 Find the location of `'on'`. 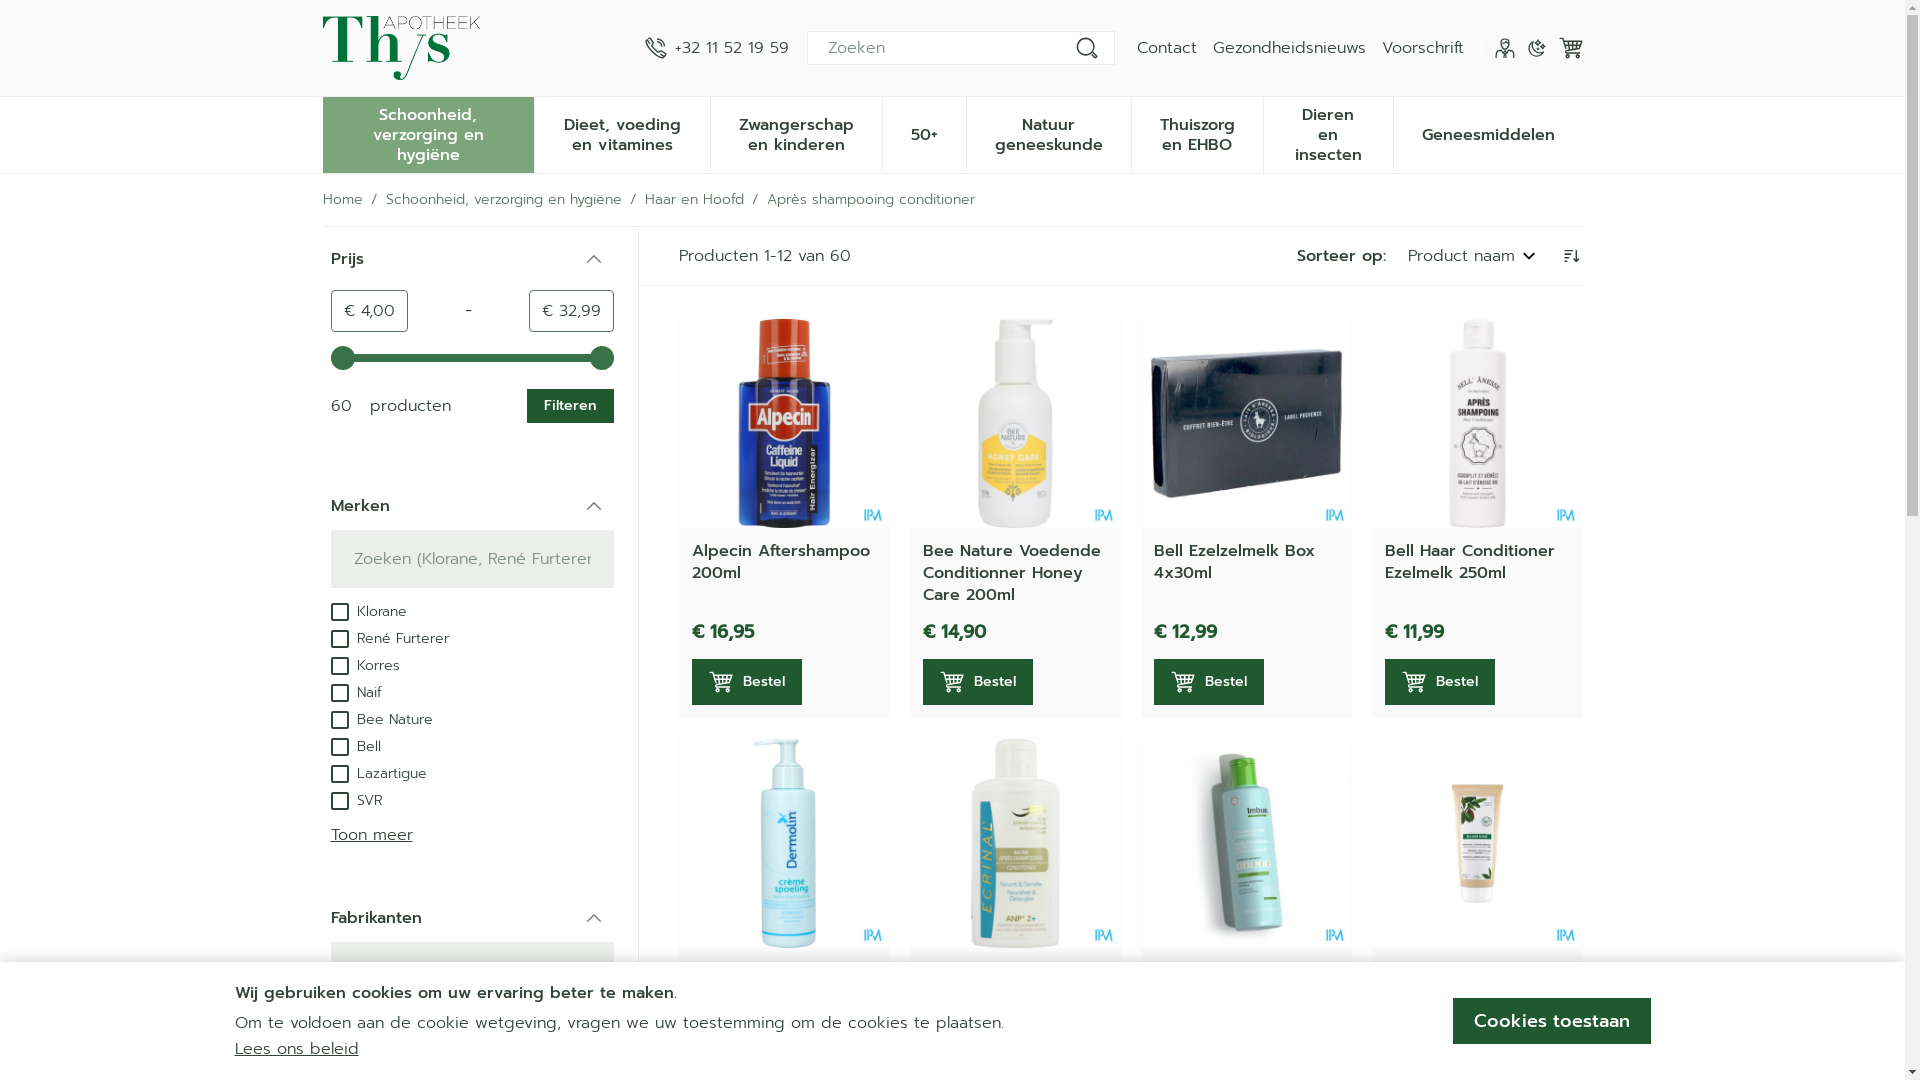

'on' is located at coordinates (339, 639).